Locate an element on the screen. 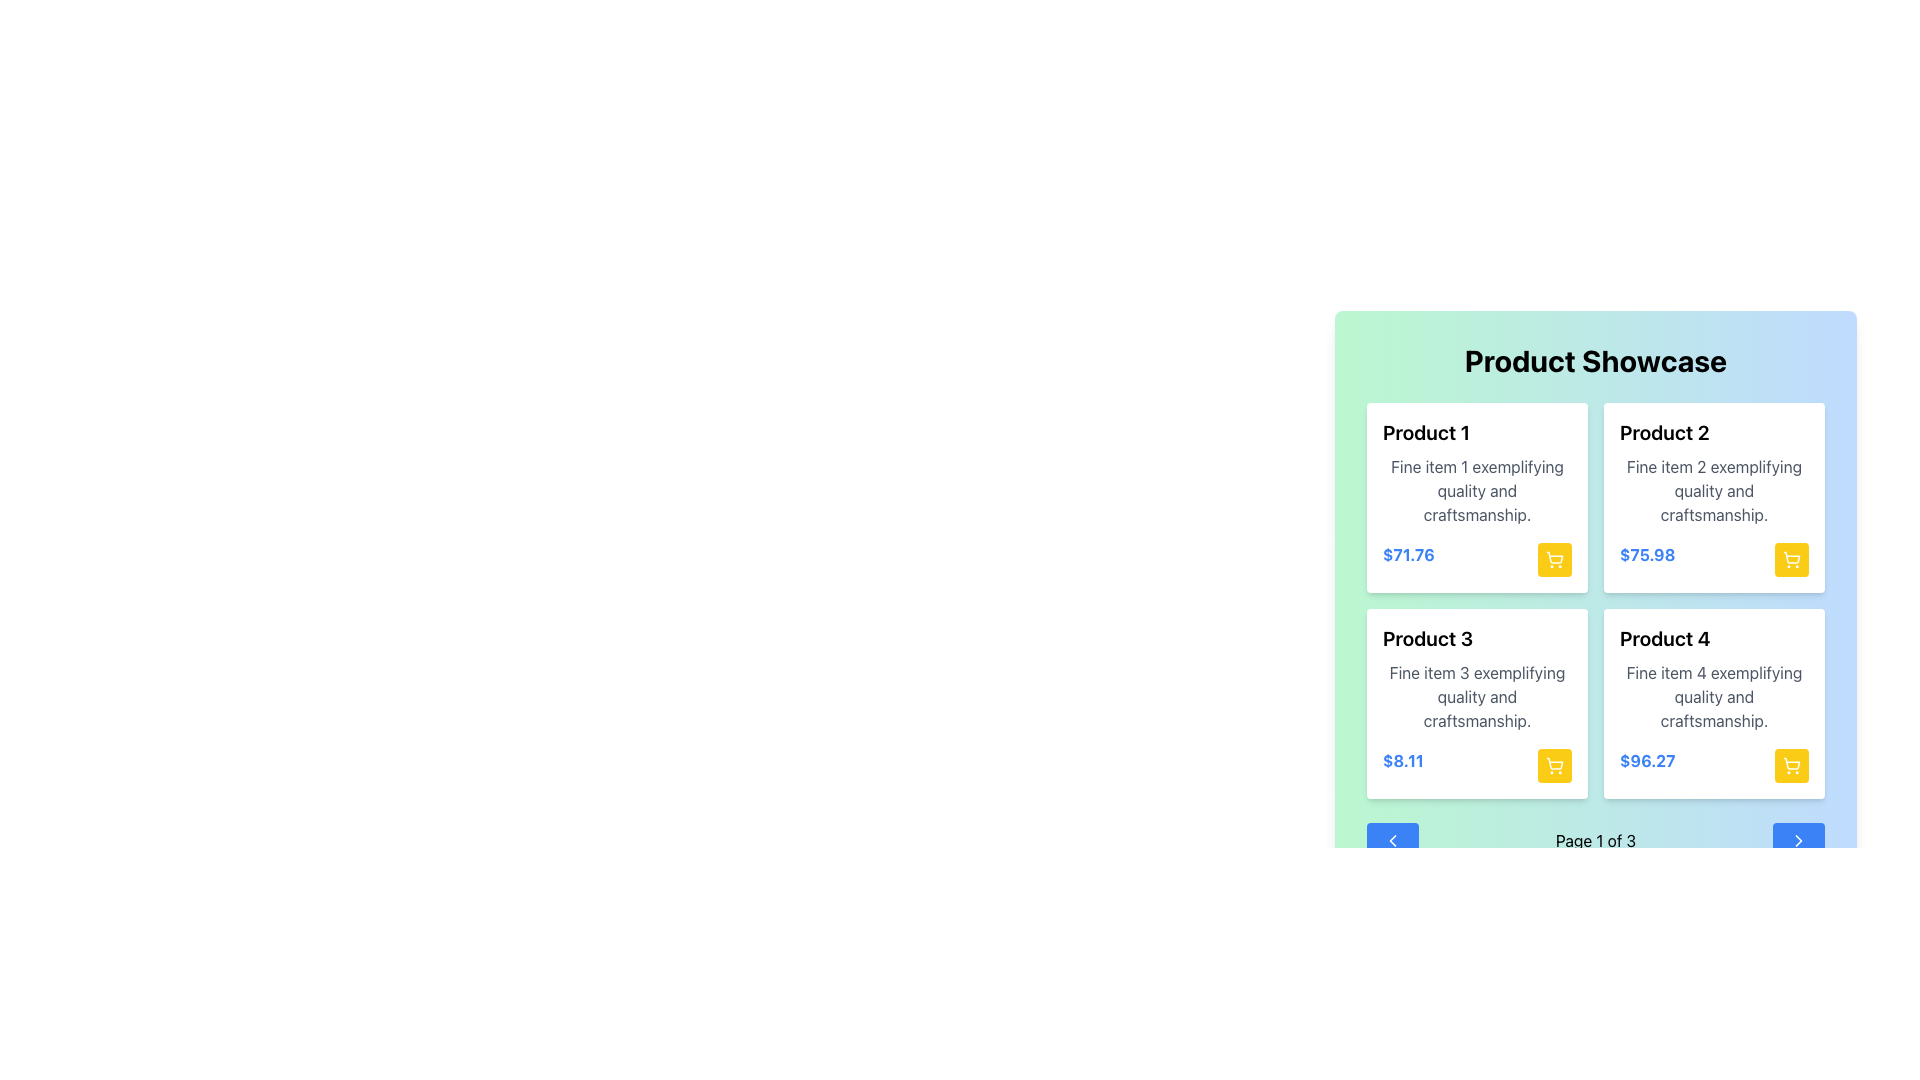 This screenshot has width=1920, height=1080. the shopping cart icon element, which is part of the graphical representation of 'Product 3' located at the bottom-right corner of its card is located at coordinates (1554, 763).